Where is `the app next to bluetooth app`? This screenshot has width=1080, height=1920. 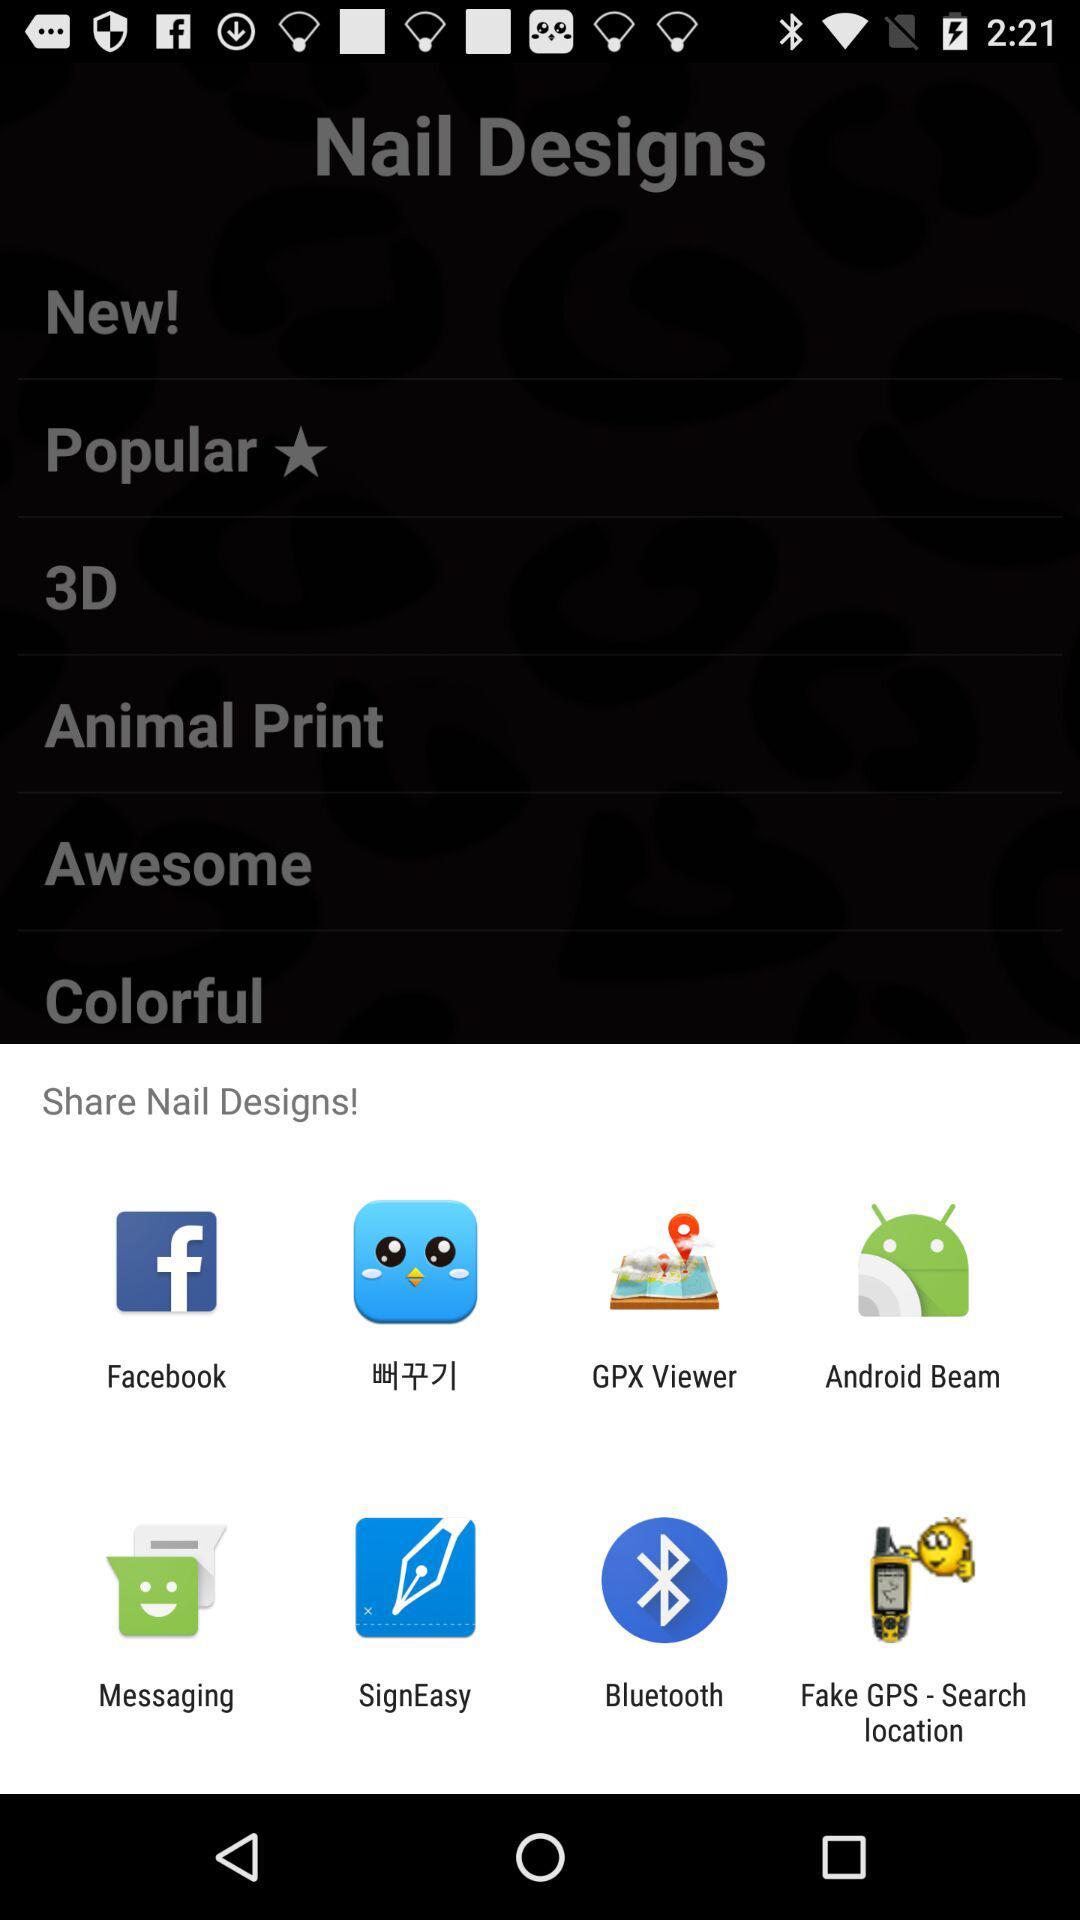 the app next to bluetooth app is located at coordinates (913, 1711).